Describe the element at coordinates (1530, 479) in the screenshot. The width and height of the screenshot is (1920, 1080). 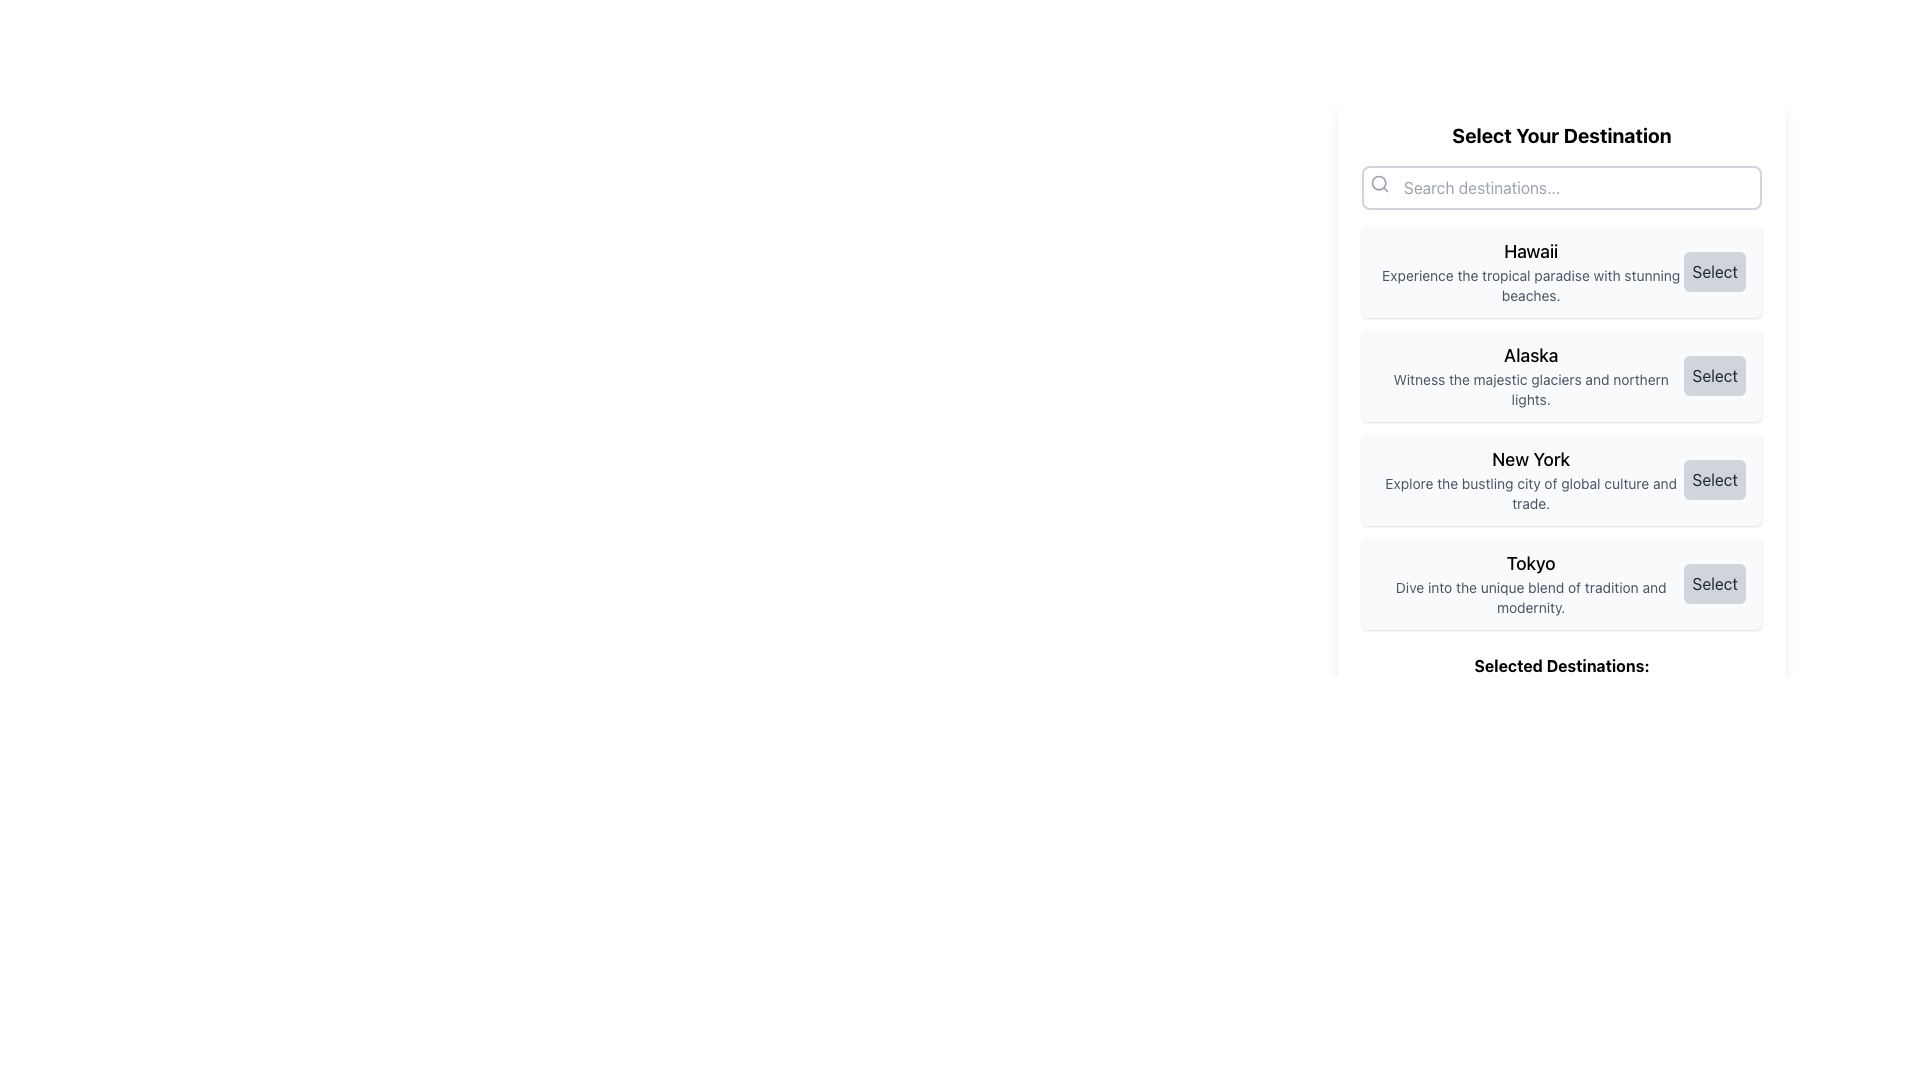
I see `the informational text block titled 'New York' which contains the description 'Explore the bustling city of global culture and trade.'` at that location.